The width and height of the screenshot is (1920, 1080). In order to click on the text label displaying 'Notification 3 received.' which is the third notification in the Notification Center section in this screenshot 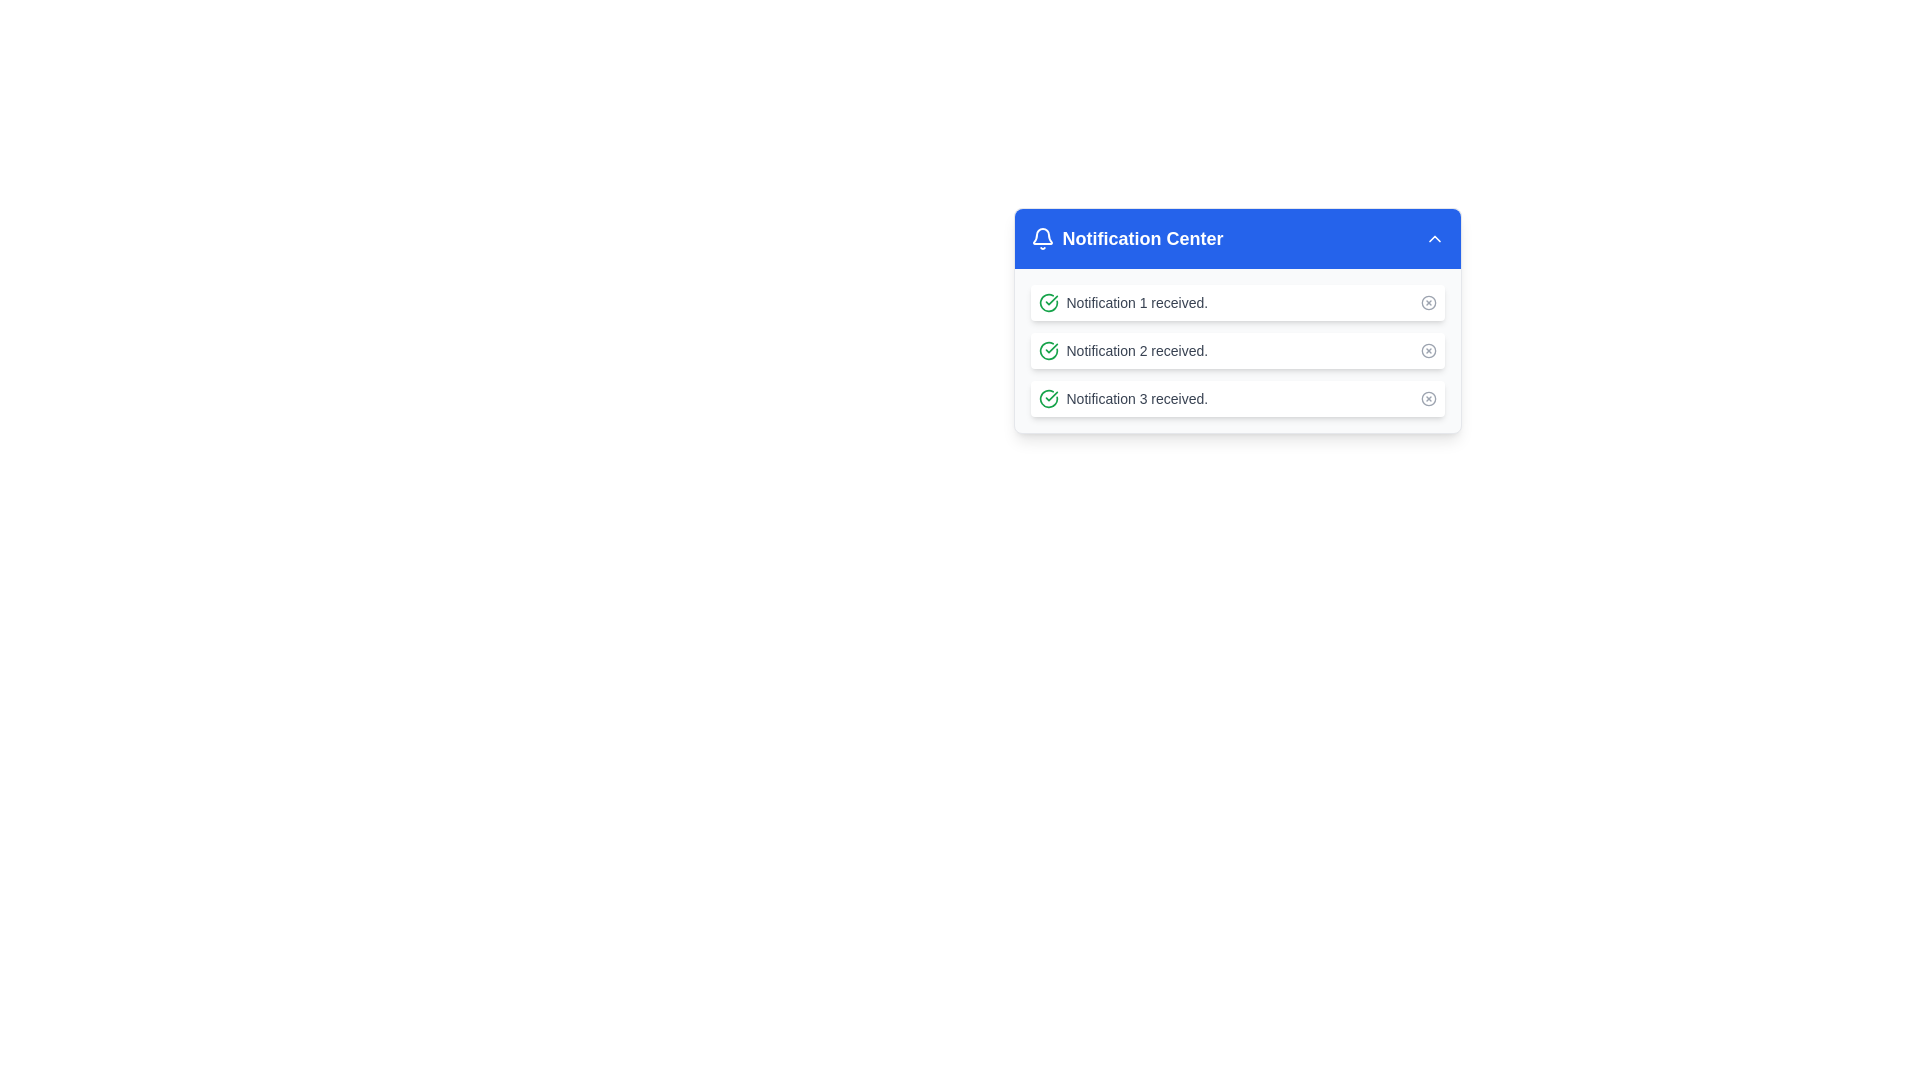, I will do `click(1137, 398)`.